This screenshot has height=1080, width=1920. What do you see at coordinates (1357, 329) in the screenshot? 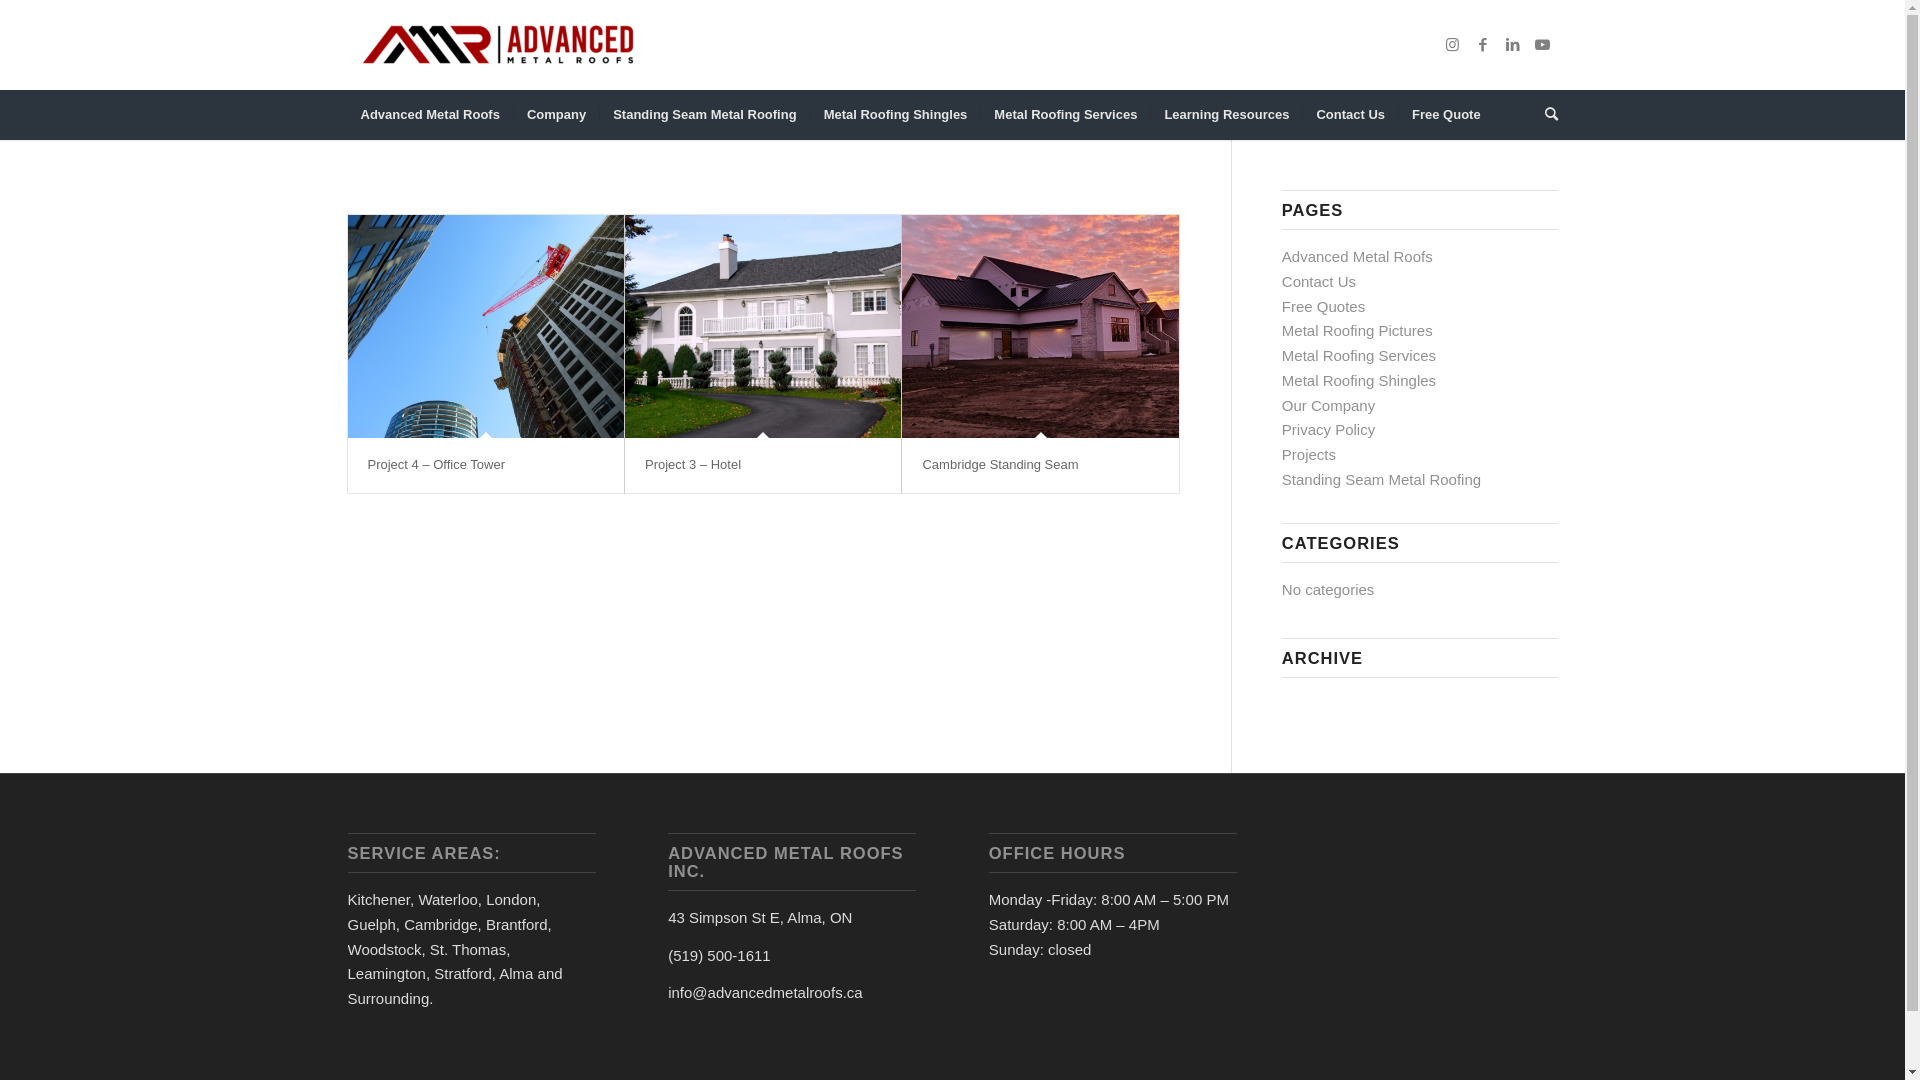
I see `'Metal Roofing Pictures'` at bounding box center [1357, 329].